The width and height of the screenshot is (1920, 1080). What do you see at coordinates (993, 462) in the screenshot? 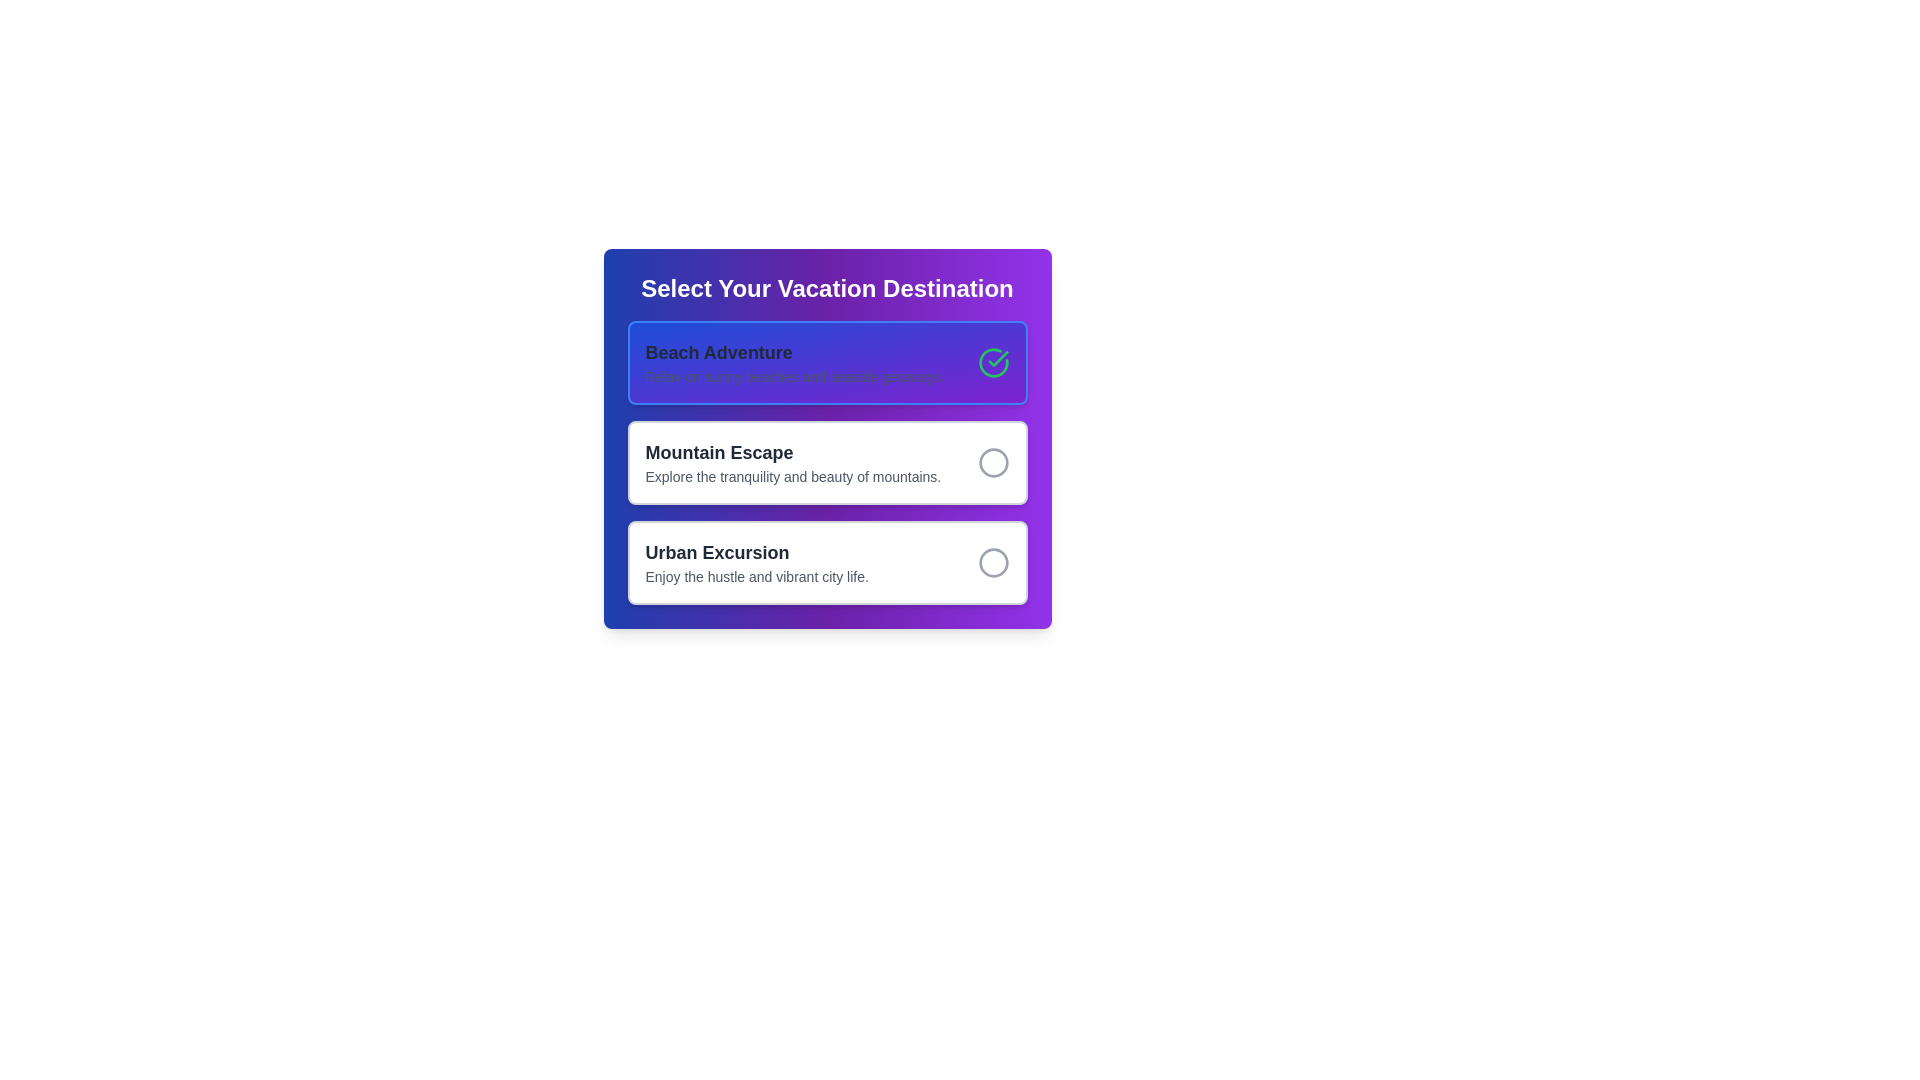
I see `the unselected radio button, which is a gray circular outline located to the right of the 'Mountain Escape' list item, to trigger tooltip or visual feedback` at bounding box center [993, 462].